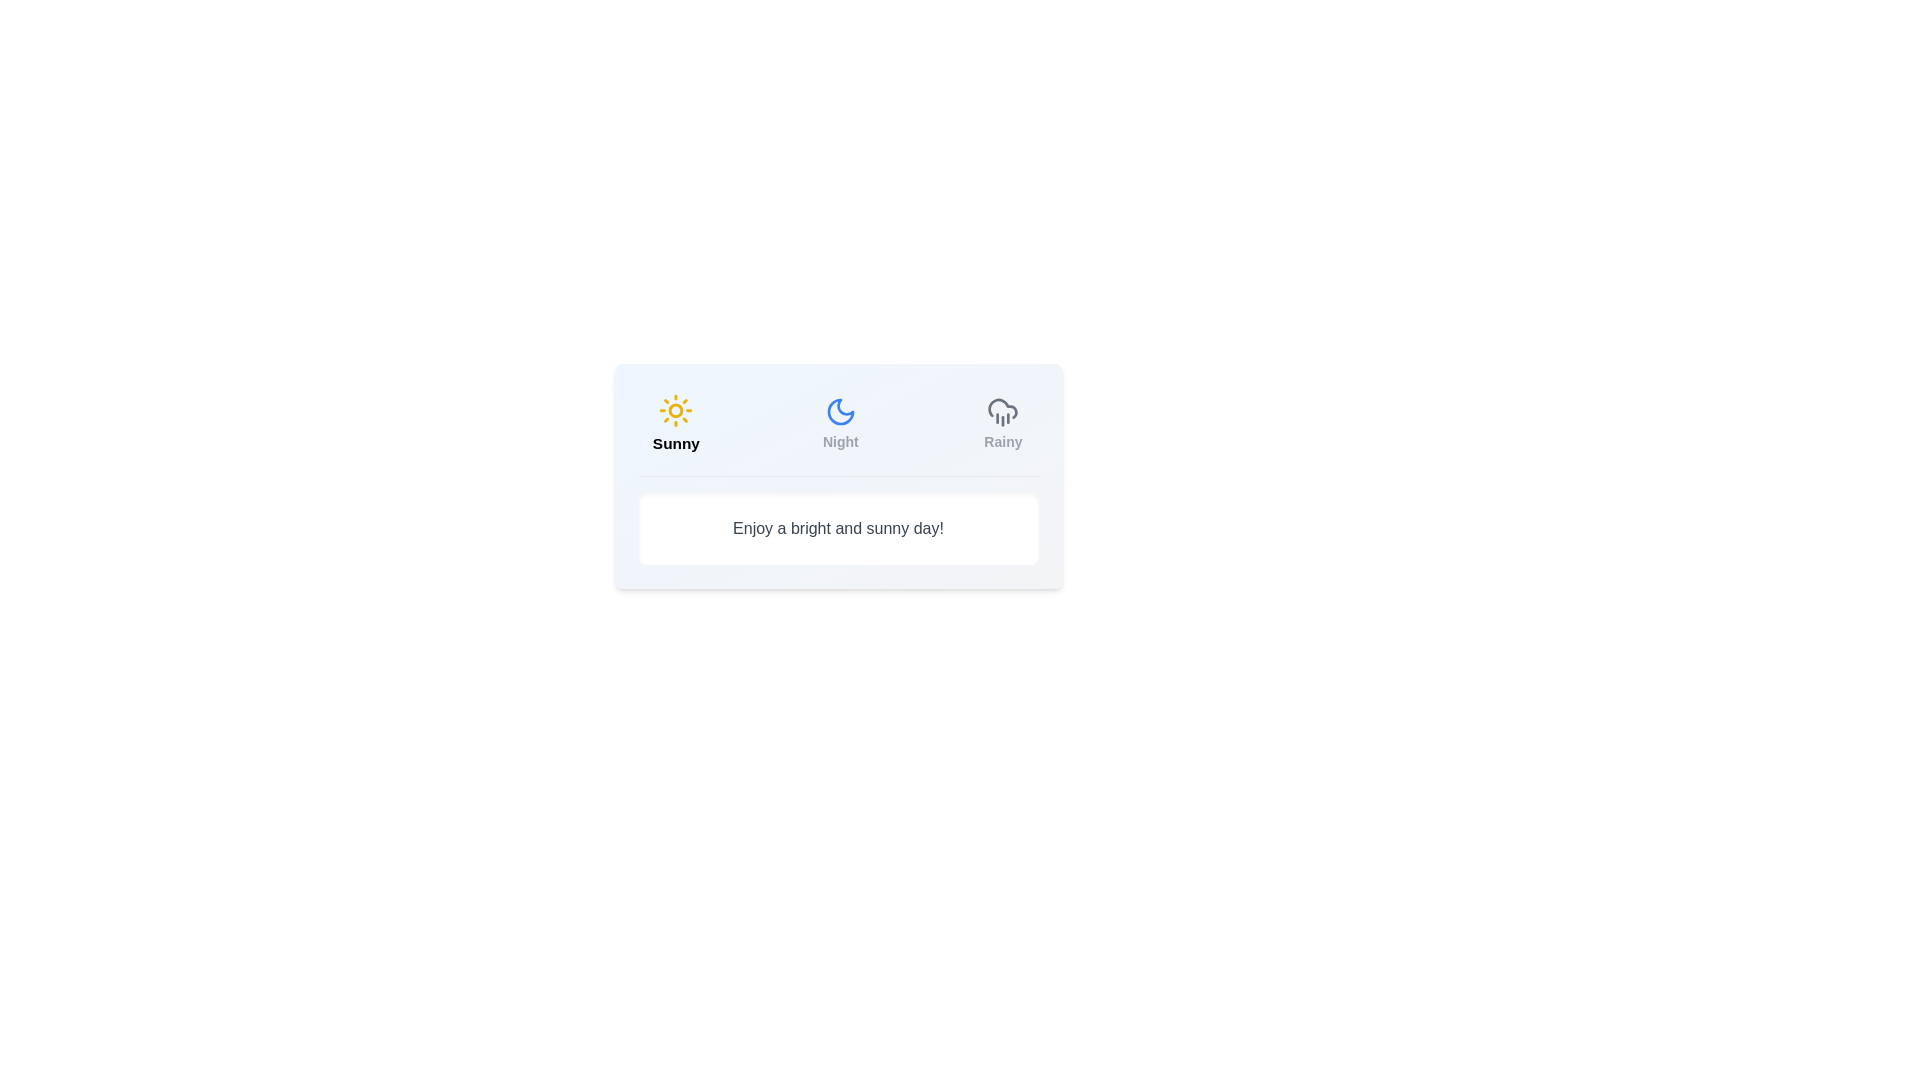 The height and width of the screenshot is (1080, 1920). Describe the element at coordinates (675, 423) in the screenshot. I see `the tab labeled Sunny to observe its icon and label` at that location.